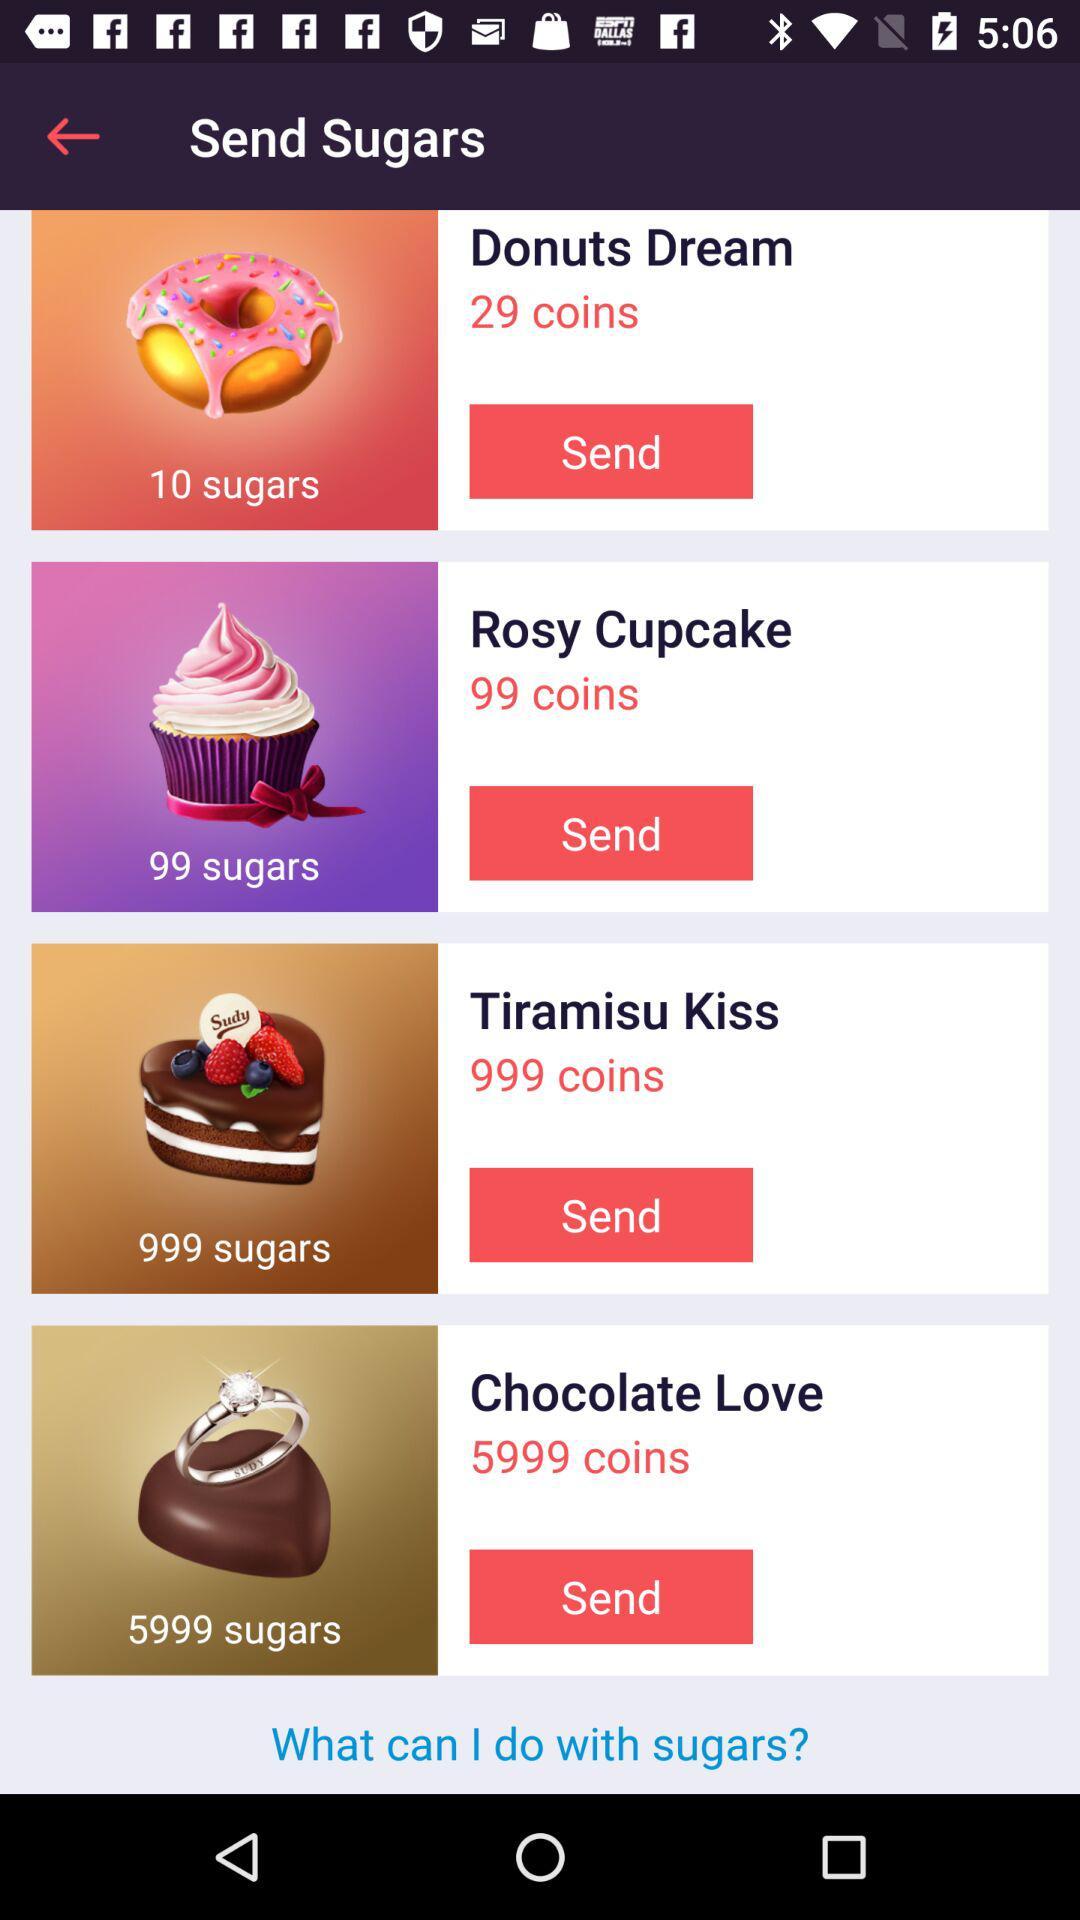 Image resolution: width=1080 pixels, height=1920 pixels. Describe the element at coordinates (233, 1500) in the screenshot. I see `send sugars` at that location.